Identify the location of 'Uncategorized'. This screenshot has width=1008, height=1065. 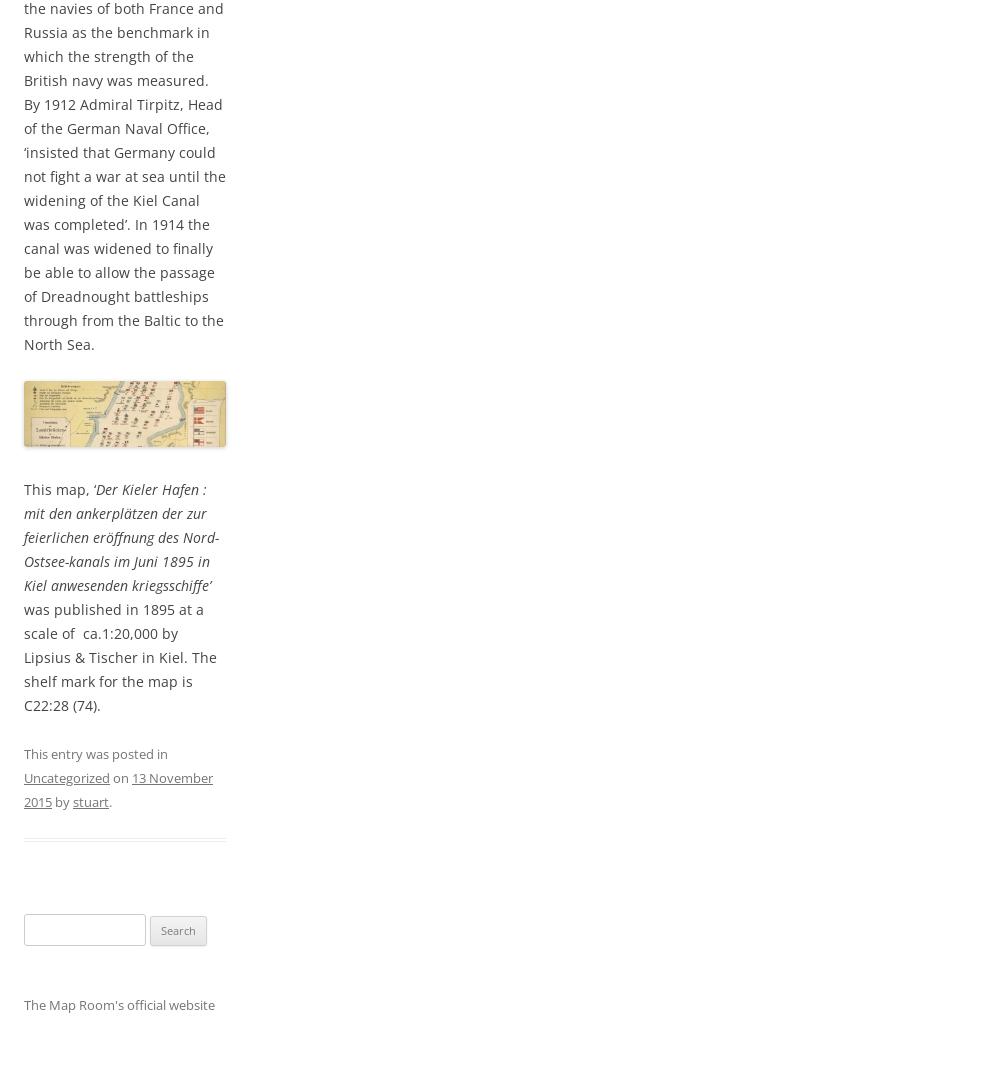
(67, 777).